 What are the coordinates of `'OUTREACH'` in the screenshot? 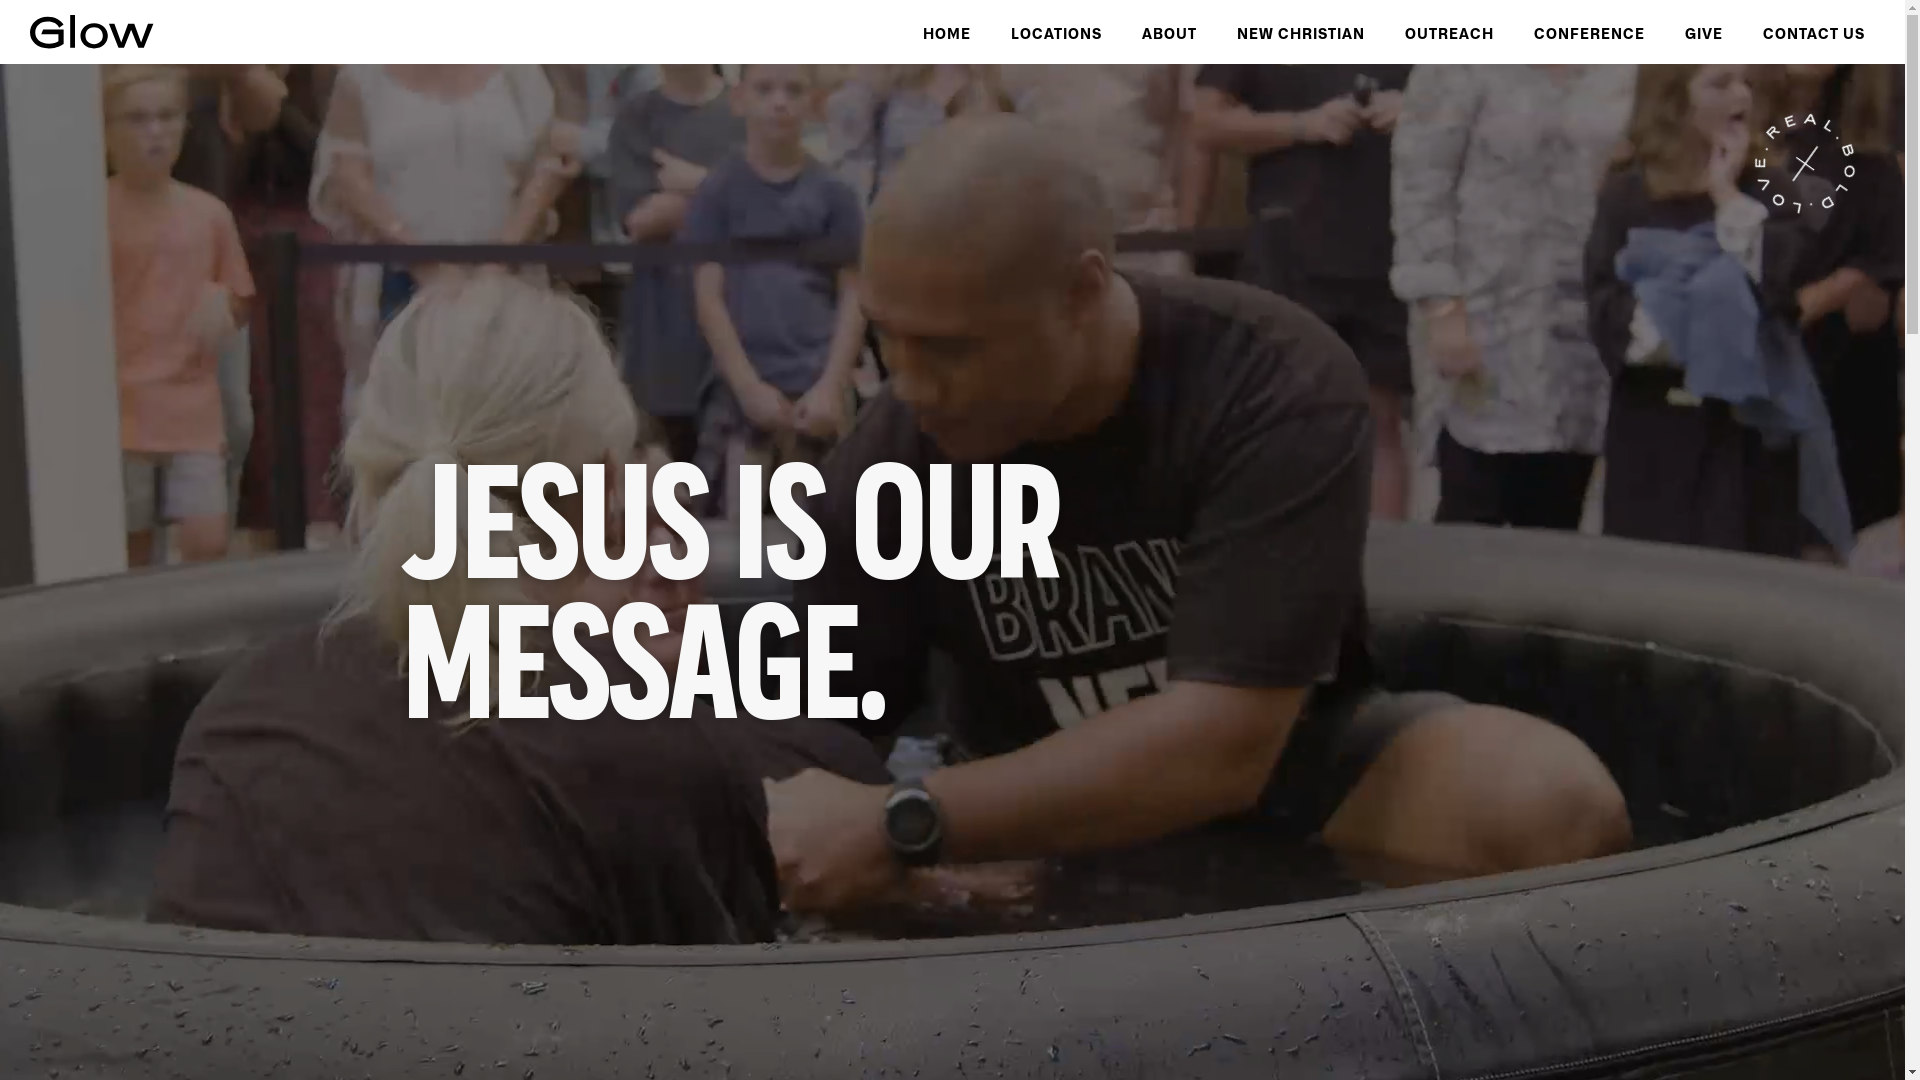 It's located at (1449, 31).